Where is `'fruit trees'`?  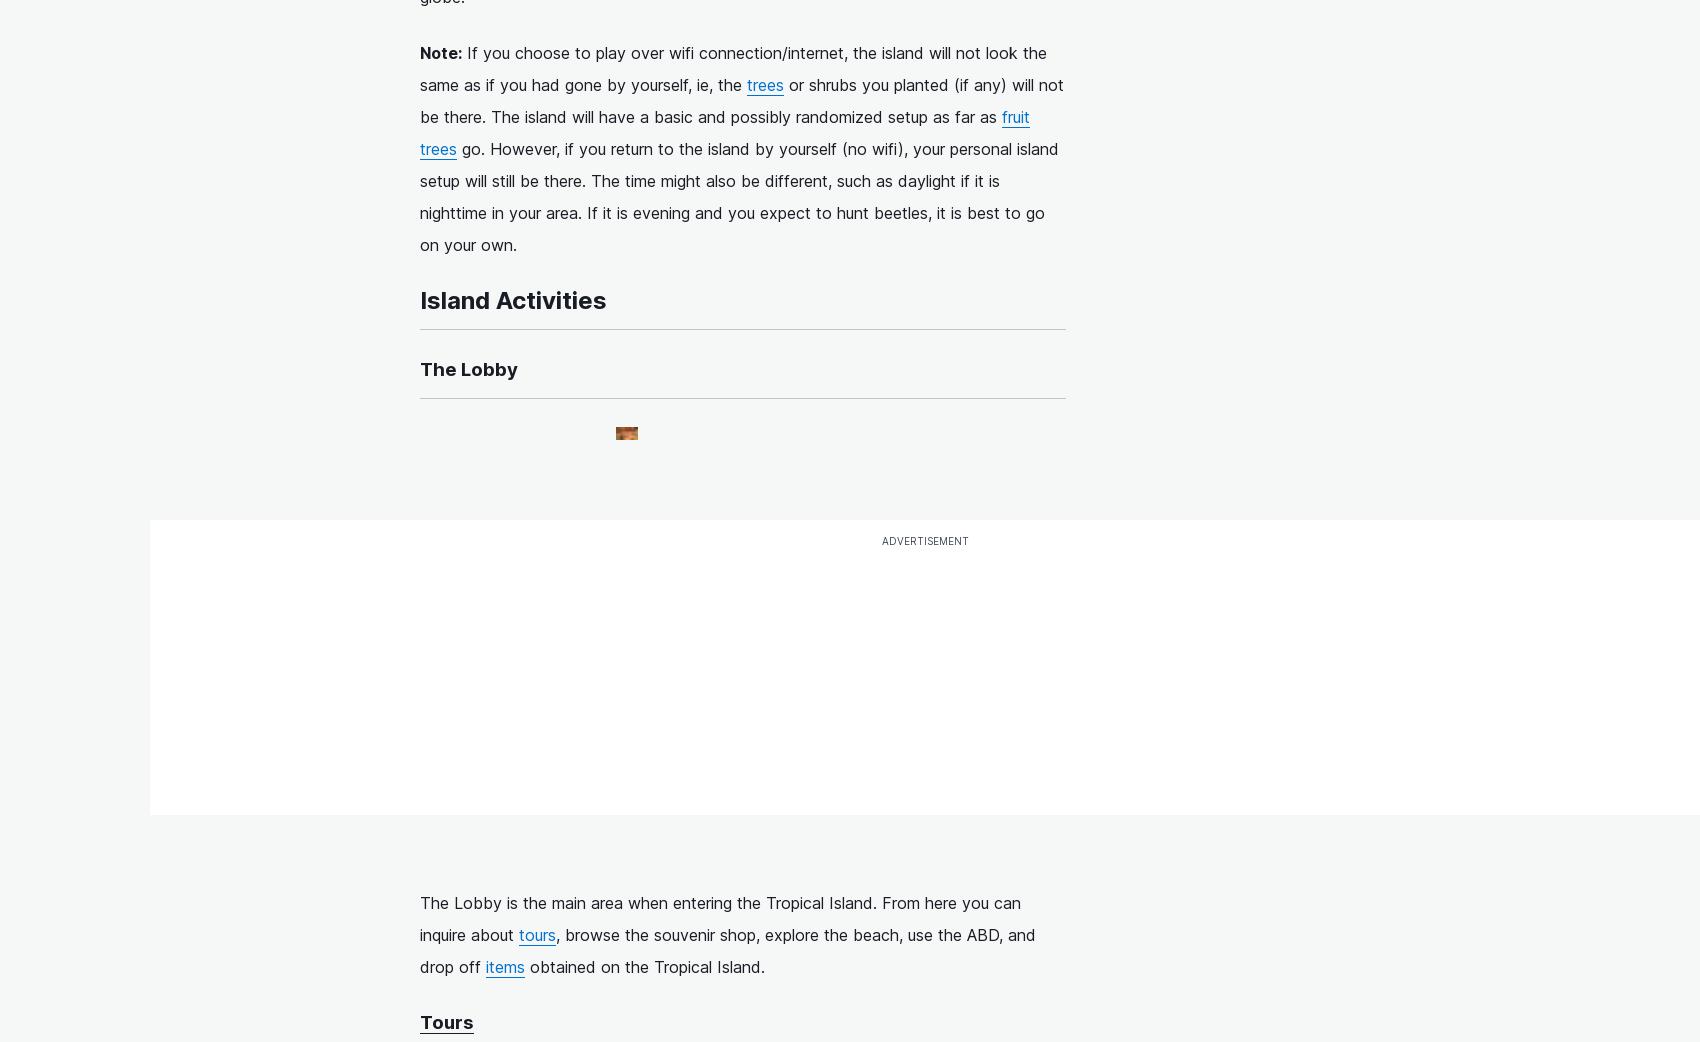 'fruit trees' is located at coordinates (725, 132).